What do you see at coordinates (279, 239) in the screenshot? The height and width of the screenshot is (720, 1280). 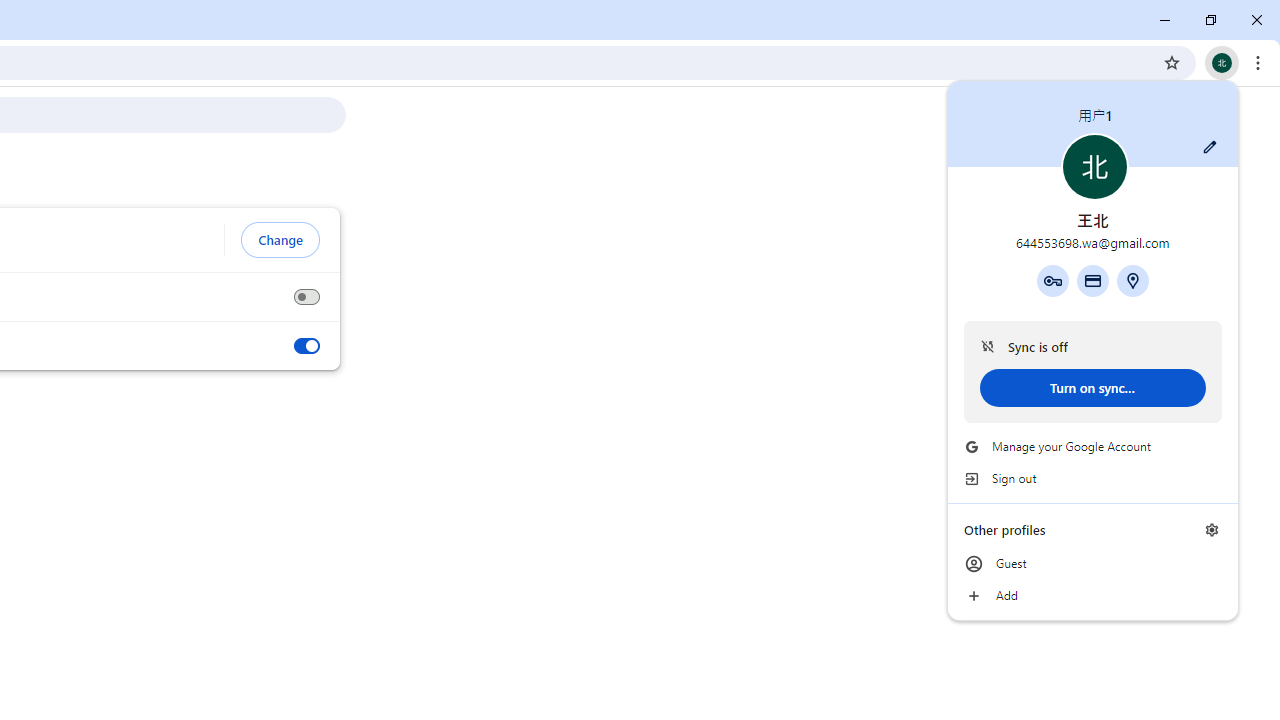 I see `'Change'` at bounding box center [279, 239].